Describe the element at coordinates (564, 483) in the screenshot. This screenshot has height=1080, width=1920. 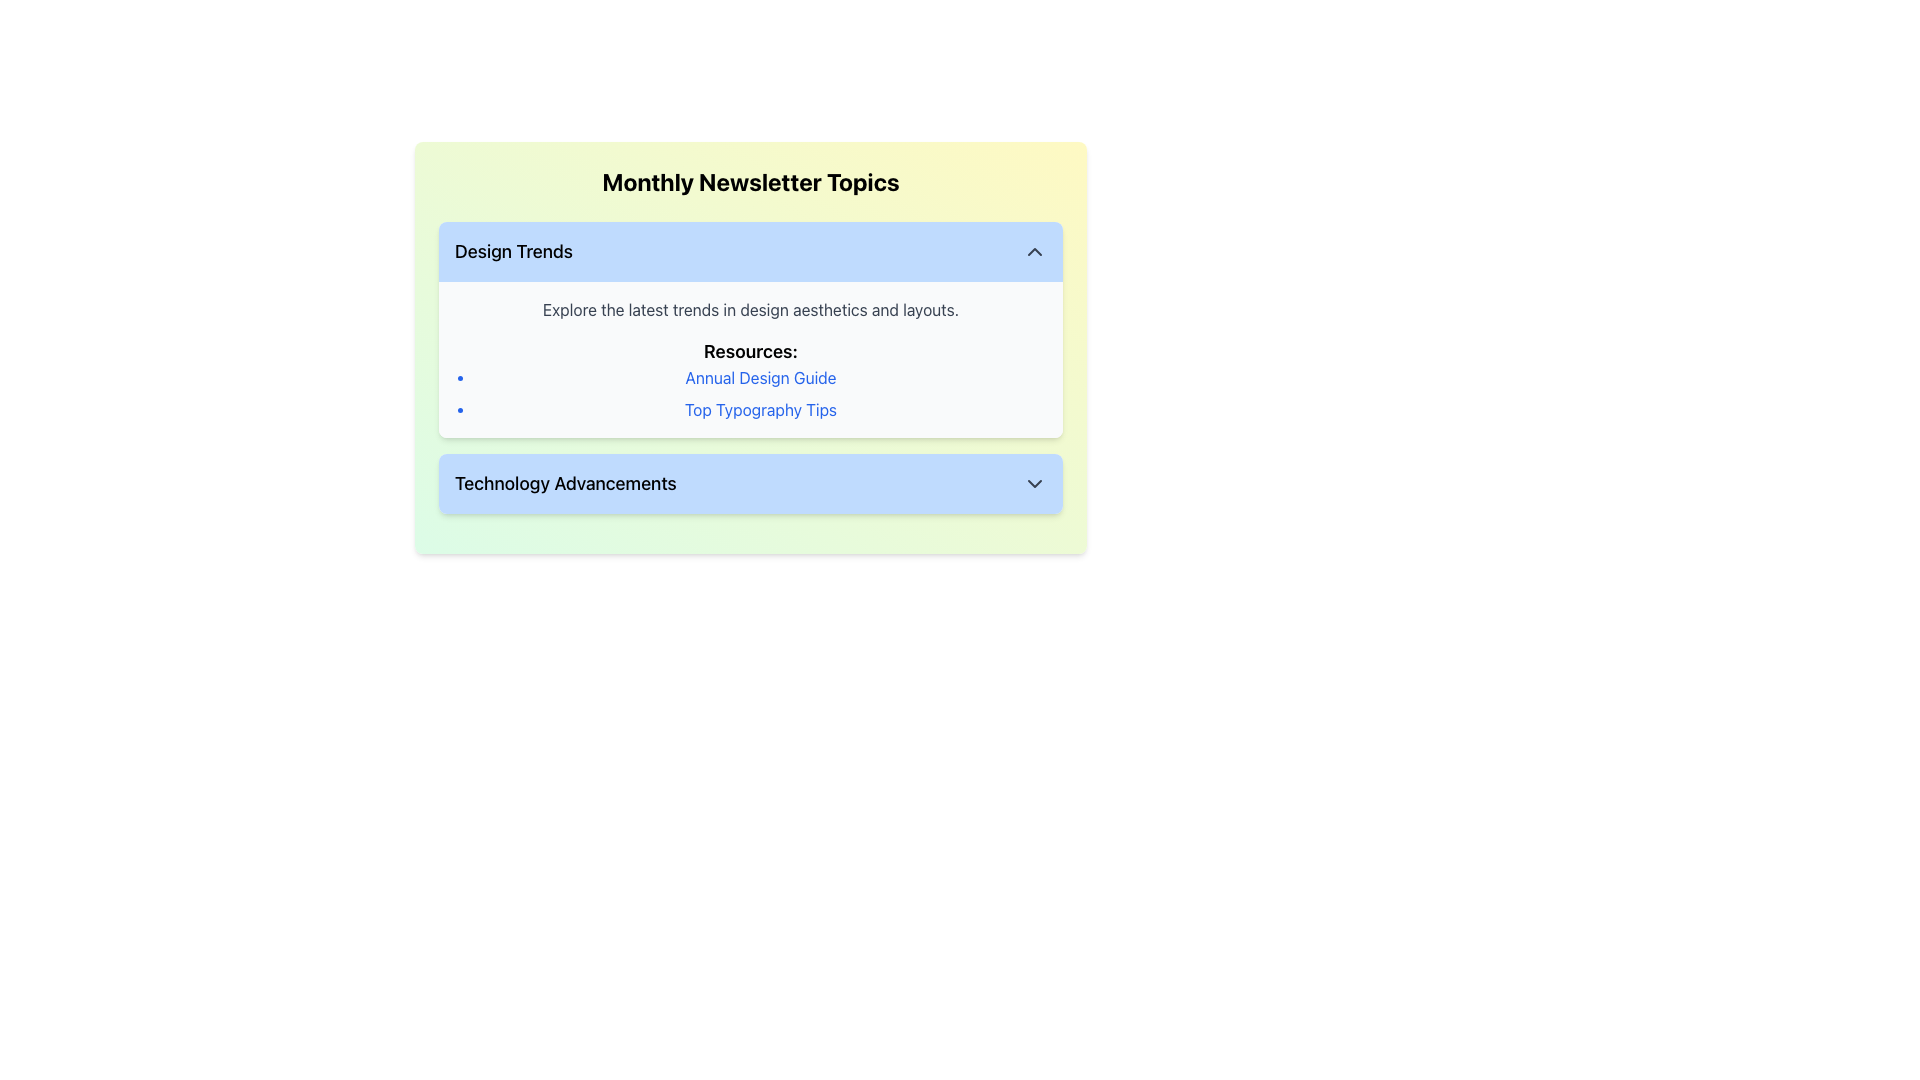
I see `text from the text label displaying 'Technology Advancements', which is bold and black on a light blue background` at that location.